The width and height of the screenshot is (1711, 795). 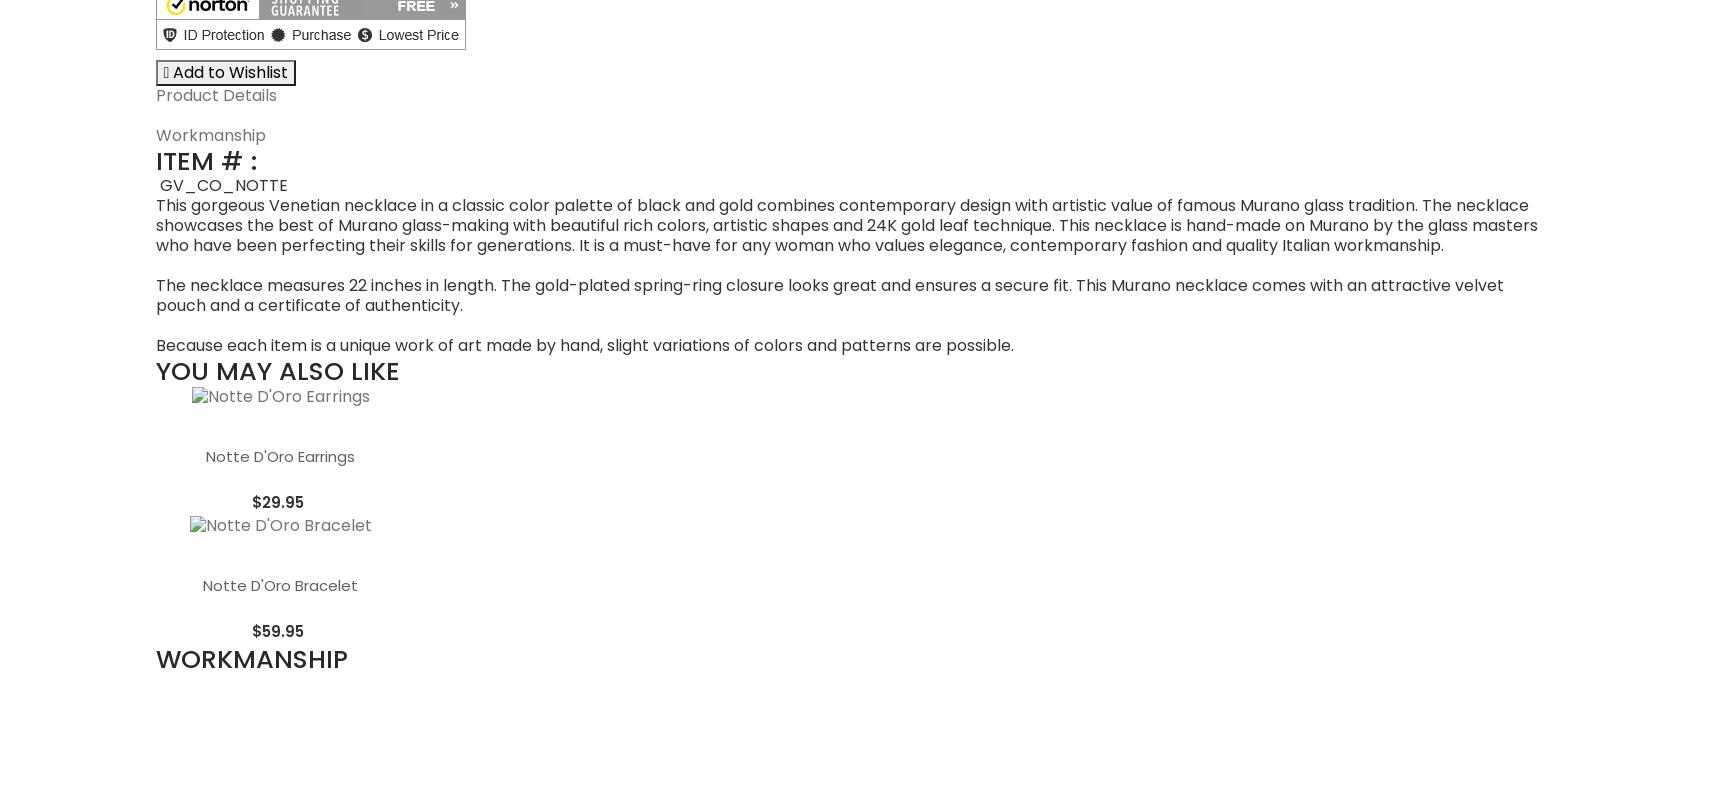 What do you see at coordinates (795, 673) in the screenshot?
I see `'Join'` at bounding box center [795, 673].